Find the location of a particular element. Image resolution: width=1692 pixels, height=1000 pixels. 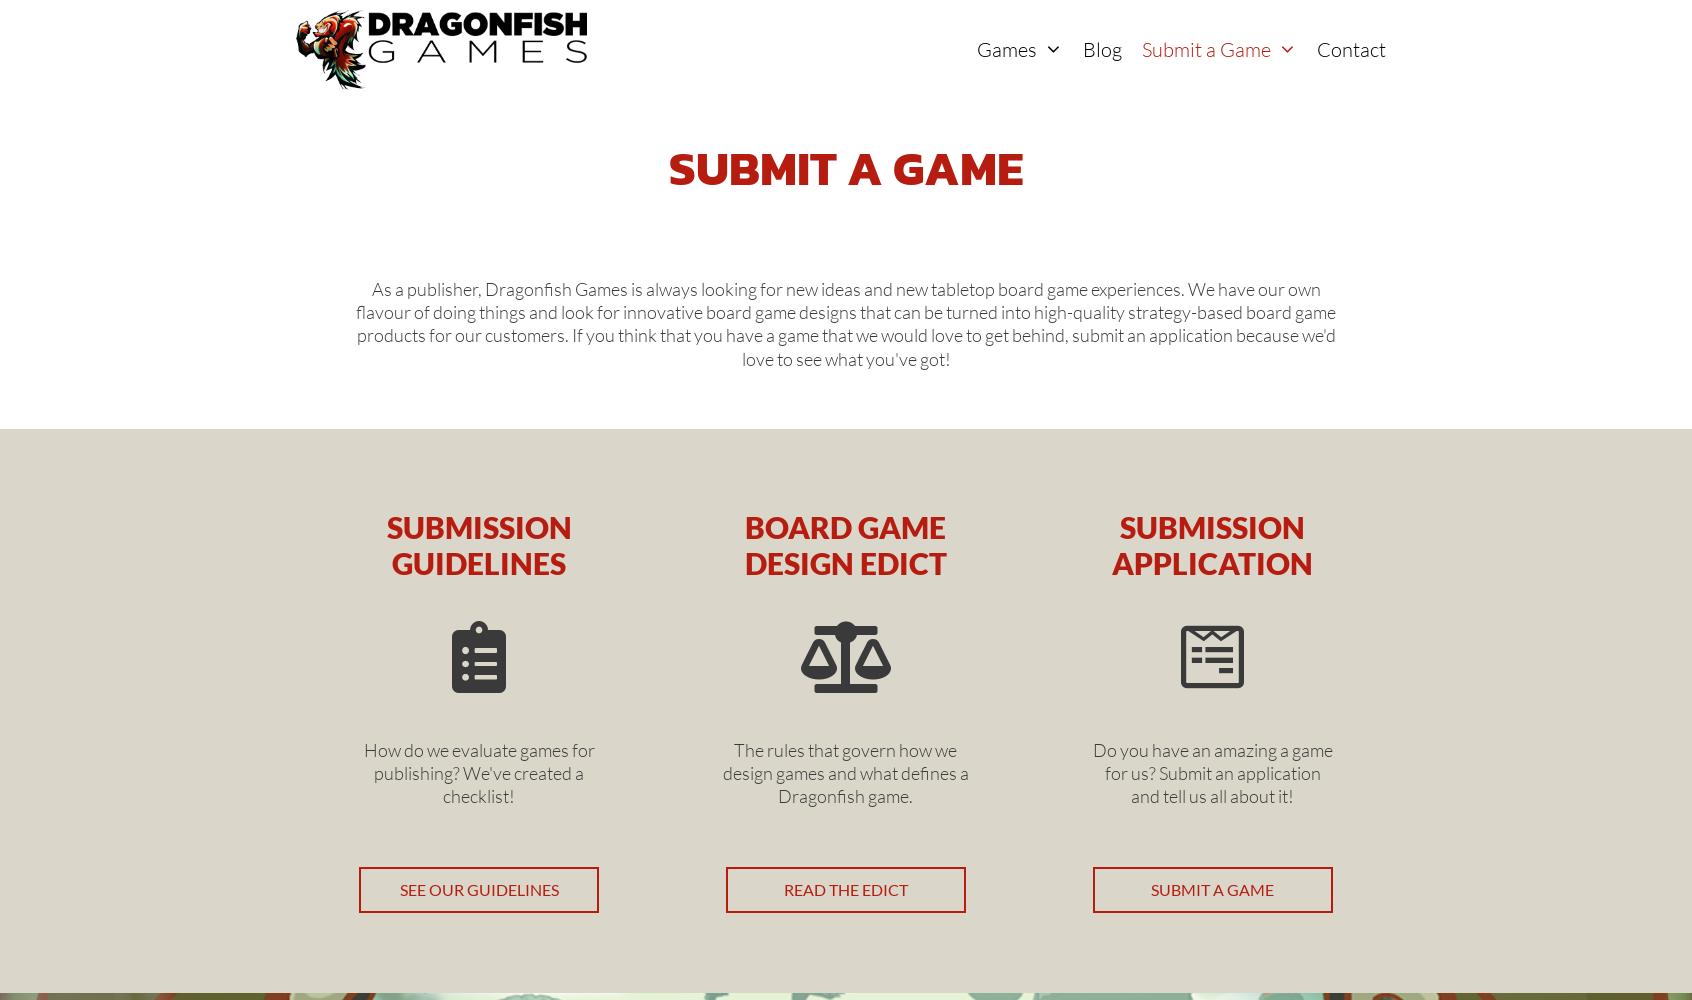

'Submission Guidelines' is located at coordinates (477, 545).